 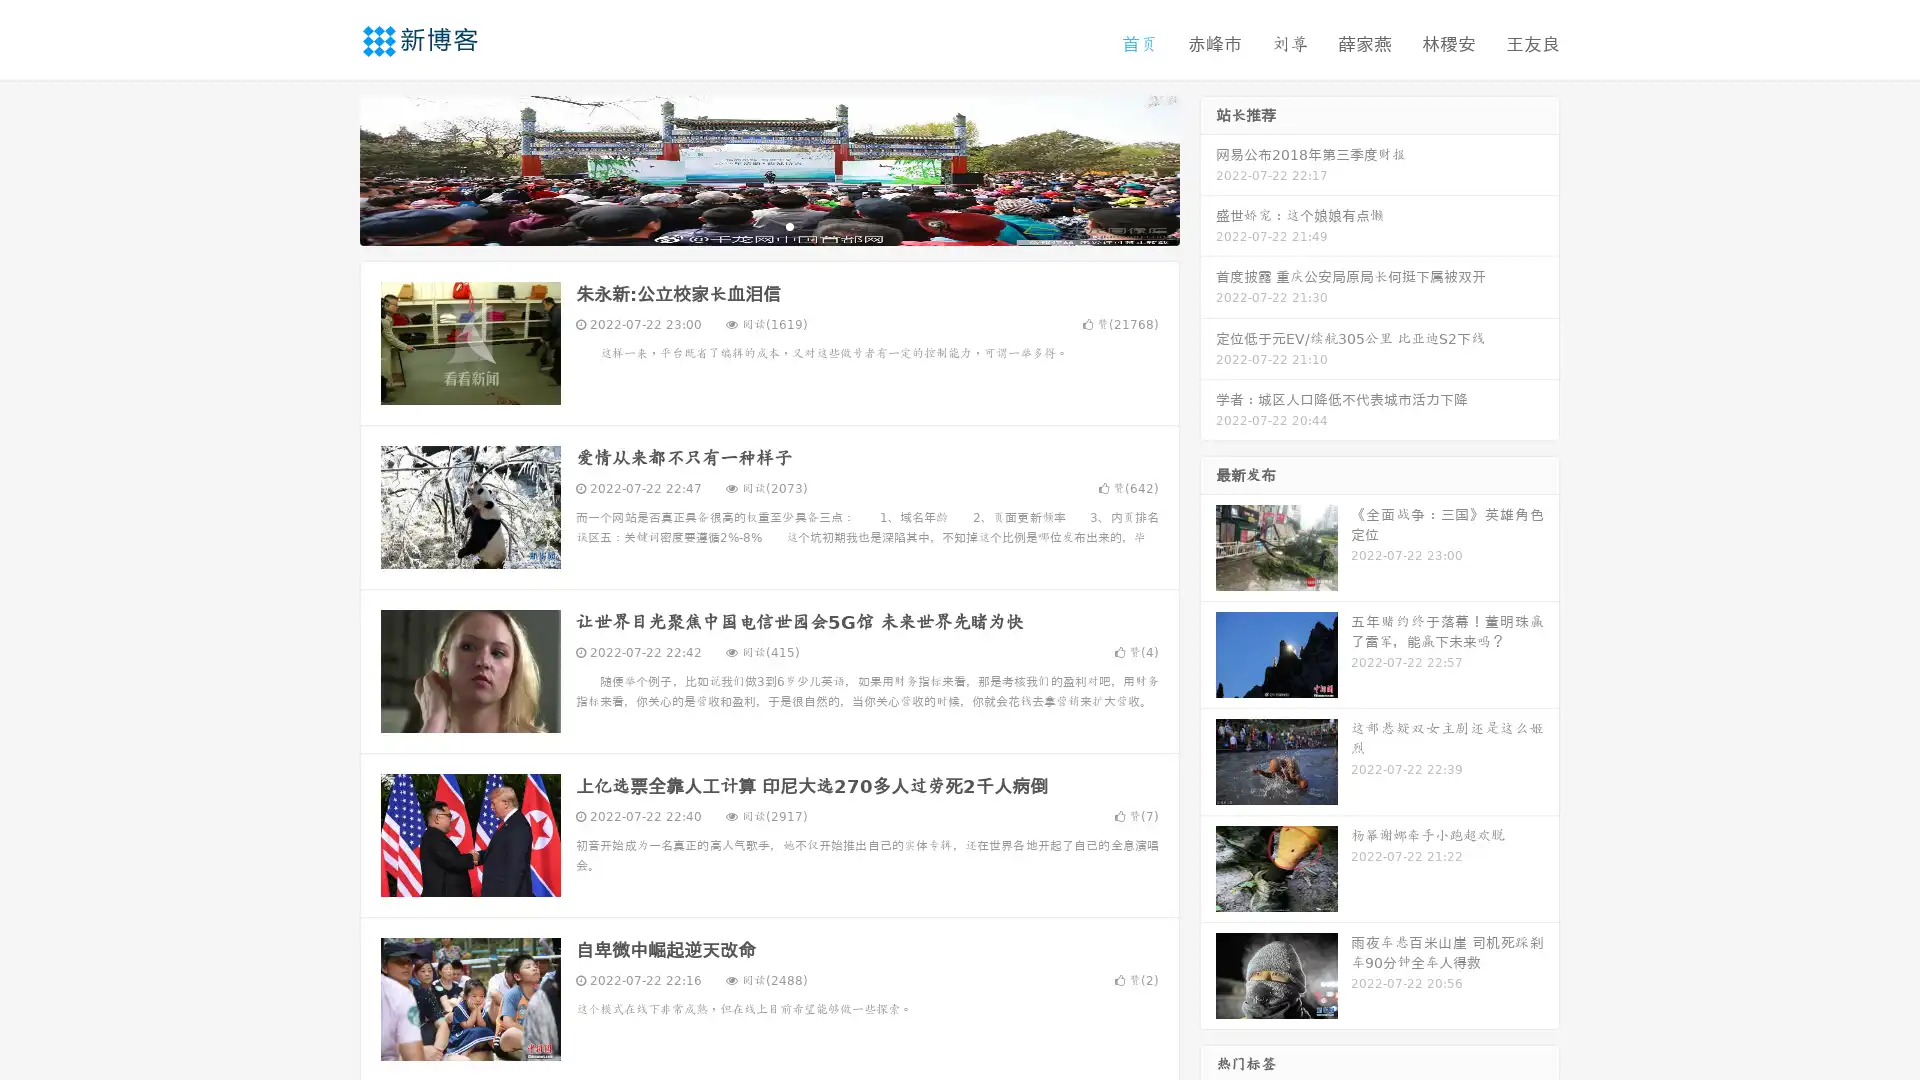 What do you see at coordinates (1208, 168) in the screenshot?
I see `Next slide` at bounding box center [1208, 168].